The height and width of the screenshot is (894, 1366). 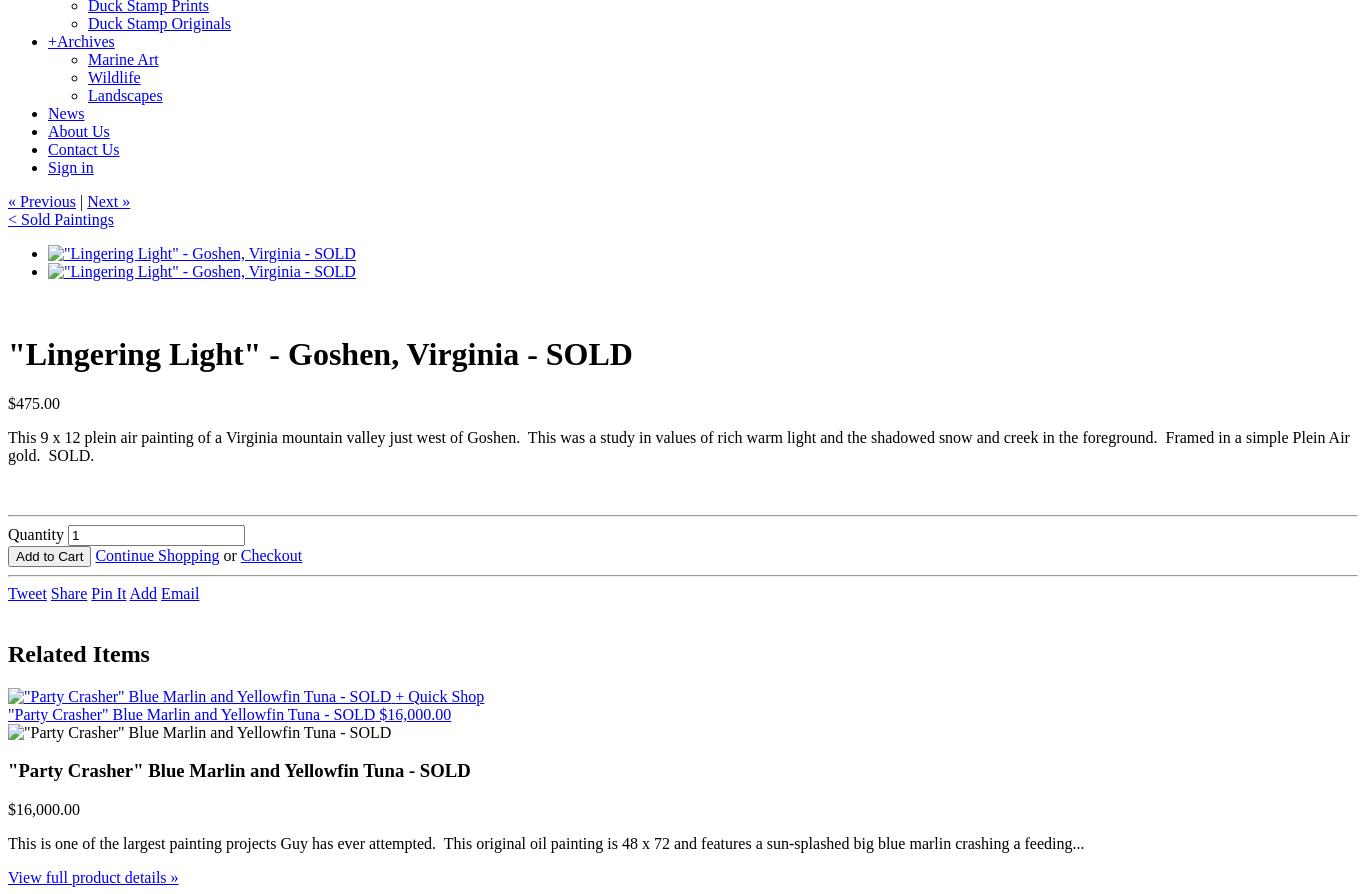 What do you see at coordinates (179, 592) in the screenshot?
I see `'Email'` at bounding box center [179, 592].